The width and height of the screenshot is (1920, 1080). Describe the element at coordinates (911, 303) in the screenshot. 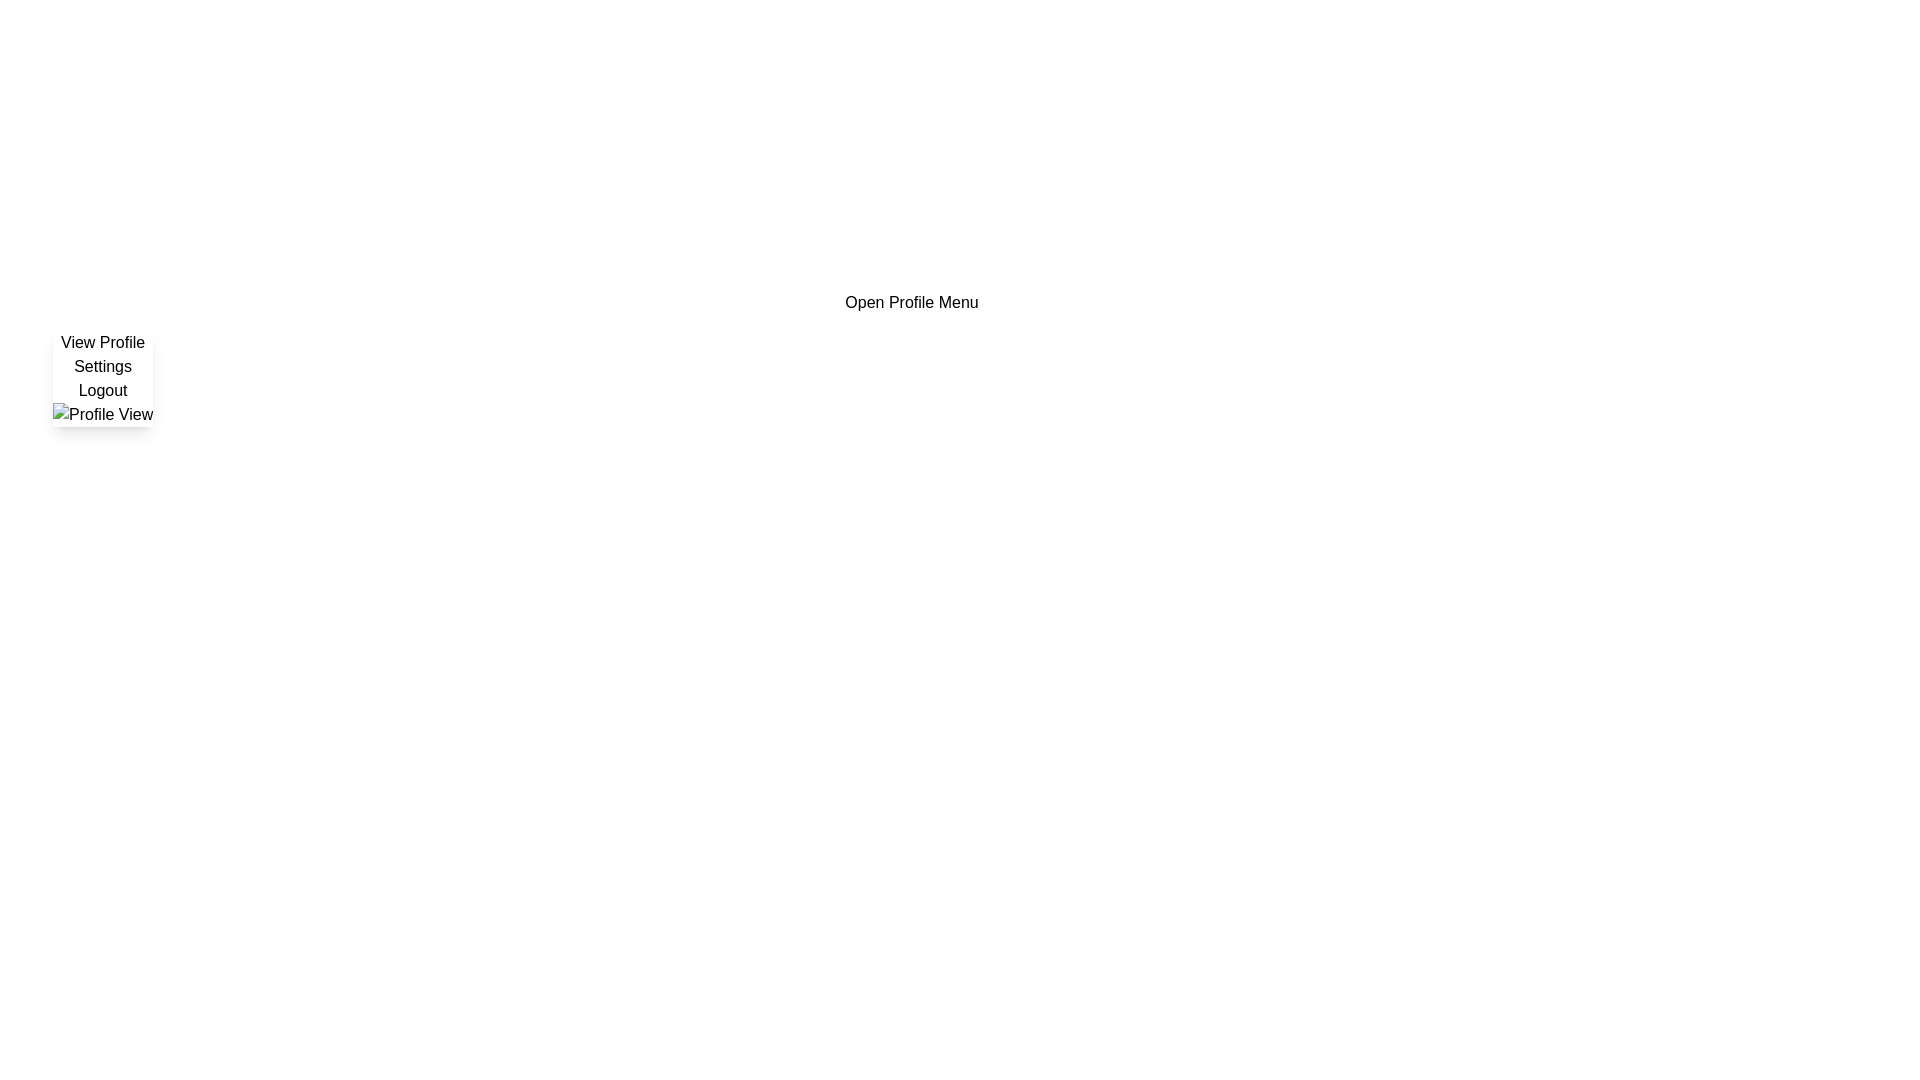

I see `the 'Open Profile Menu' button` at that location.